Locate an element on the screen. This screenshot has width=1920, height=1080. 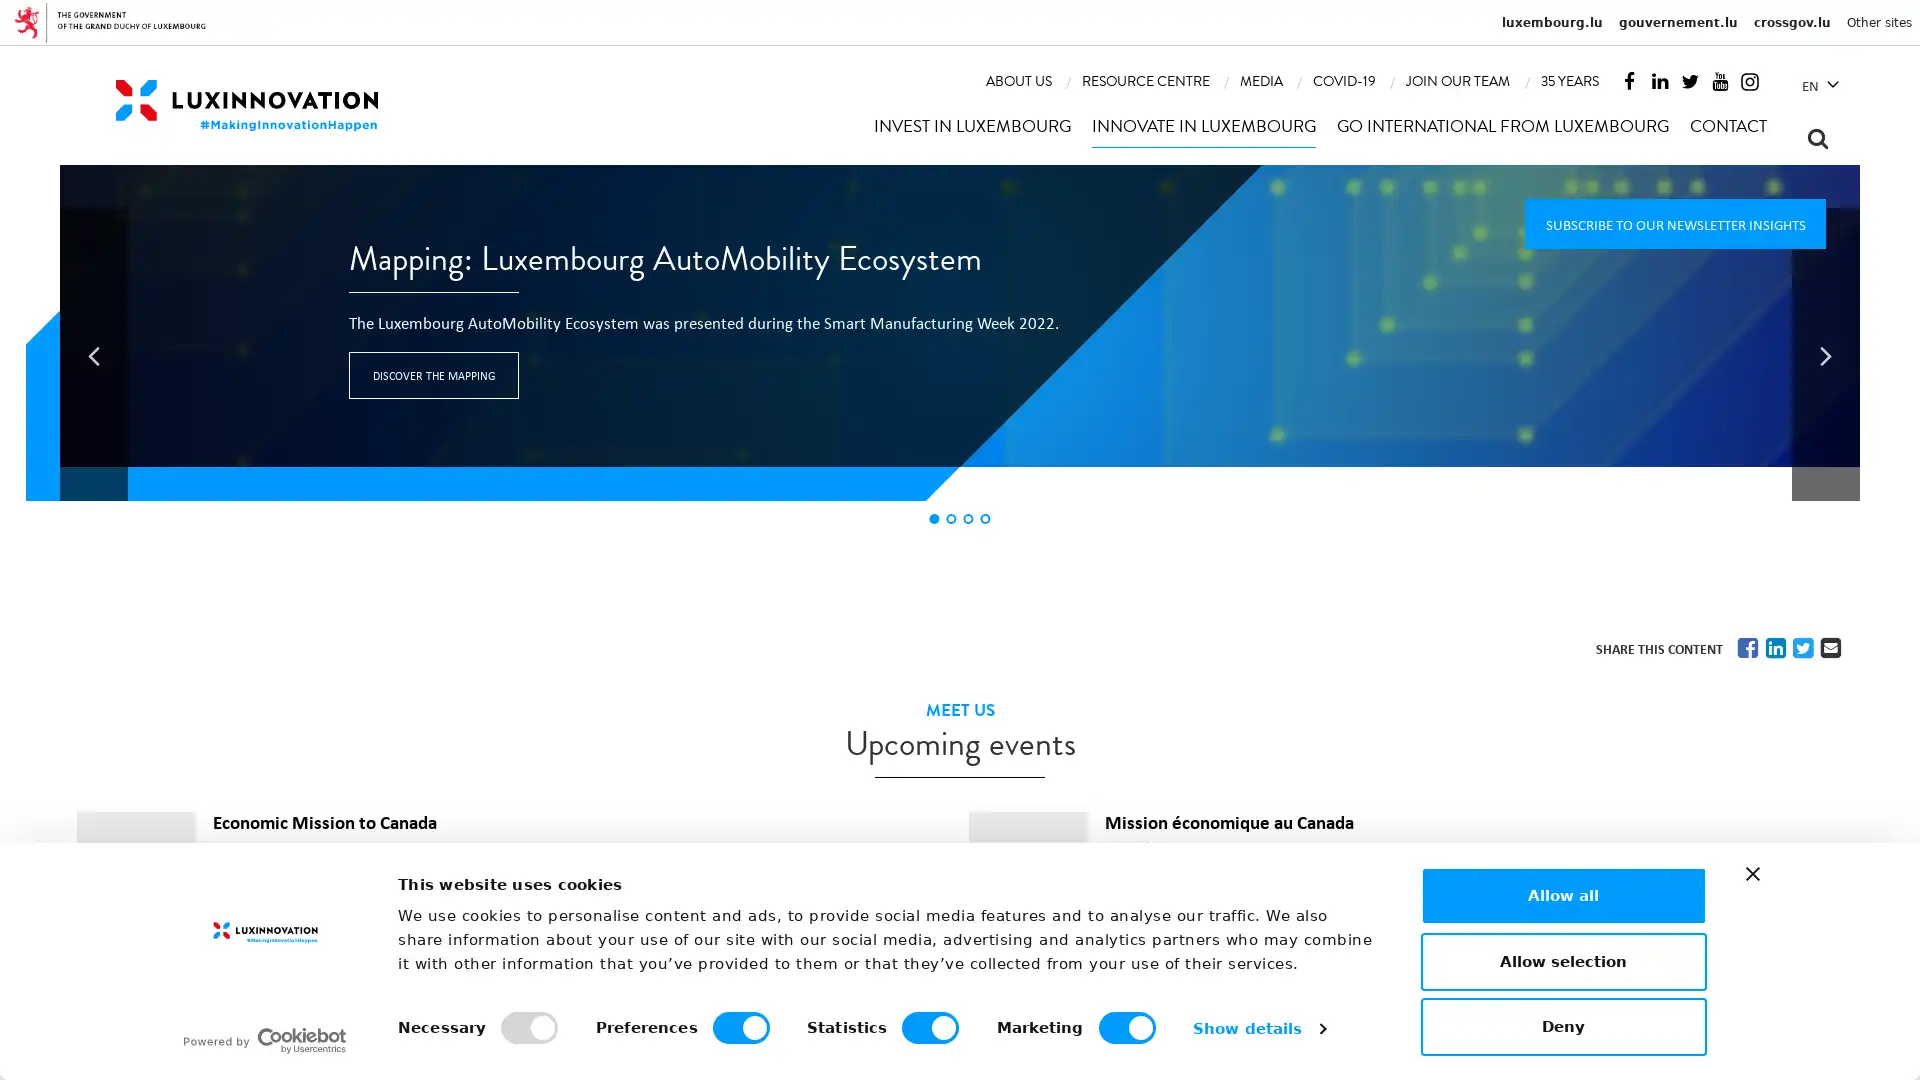
Allow selection is located at coordinates (1562, 959).